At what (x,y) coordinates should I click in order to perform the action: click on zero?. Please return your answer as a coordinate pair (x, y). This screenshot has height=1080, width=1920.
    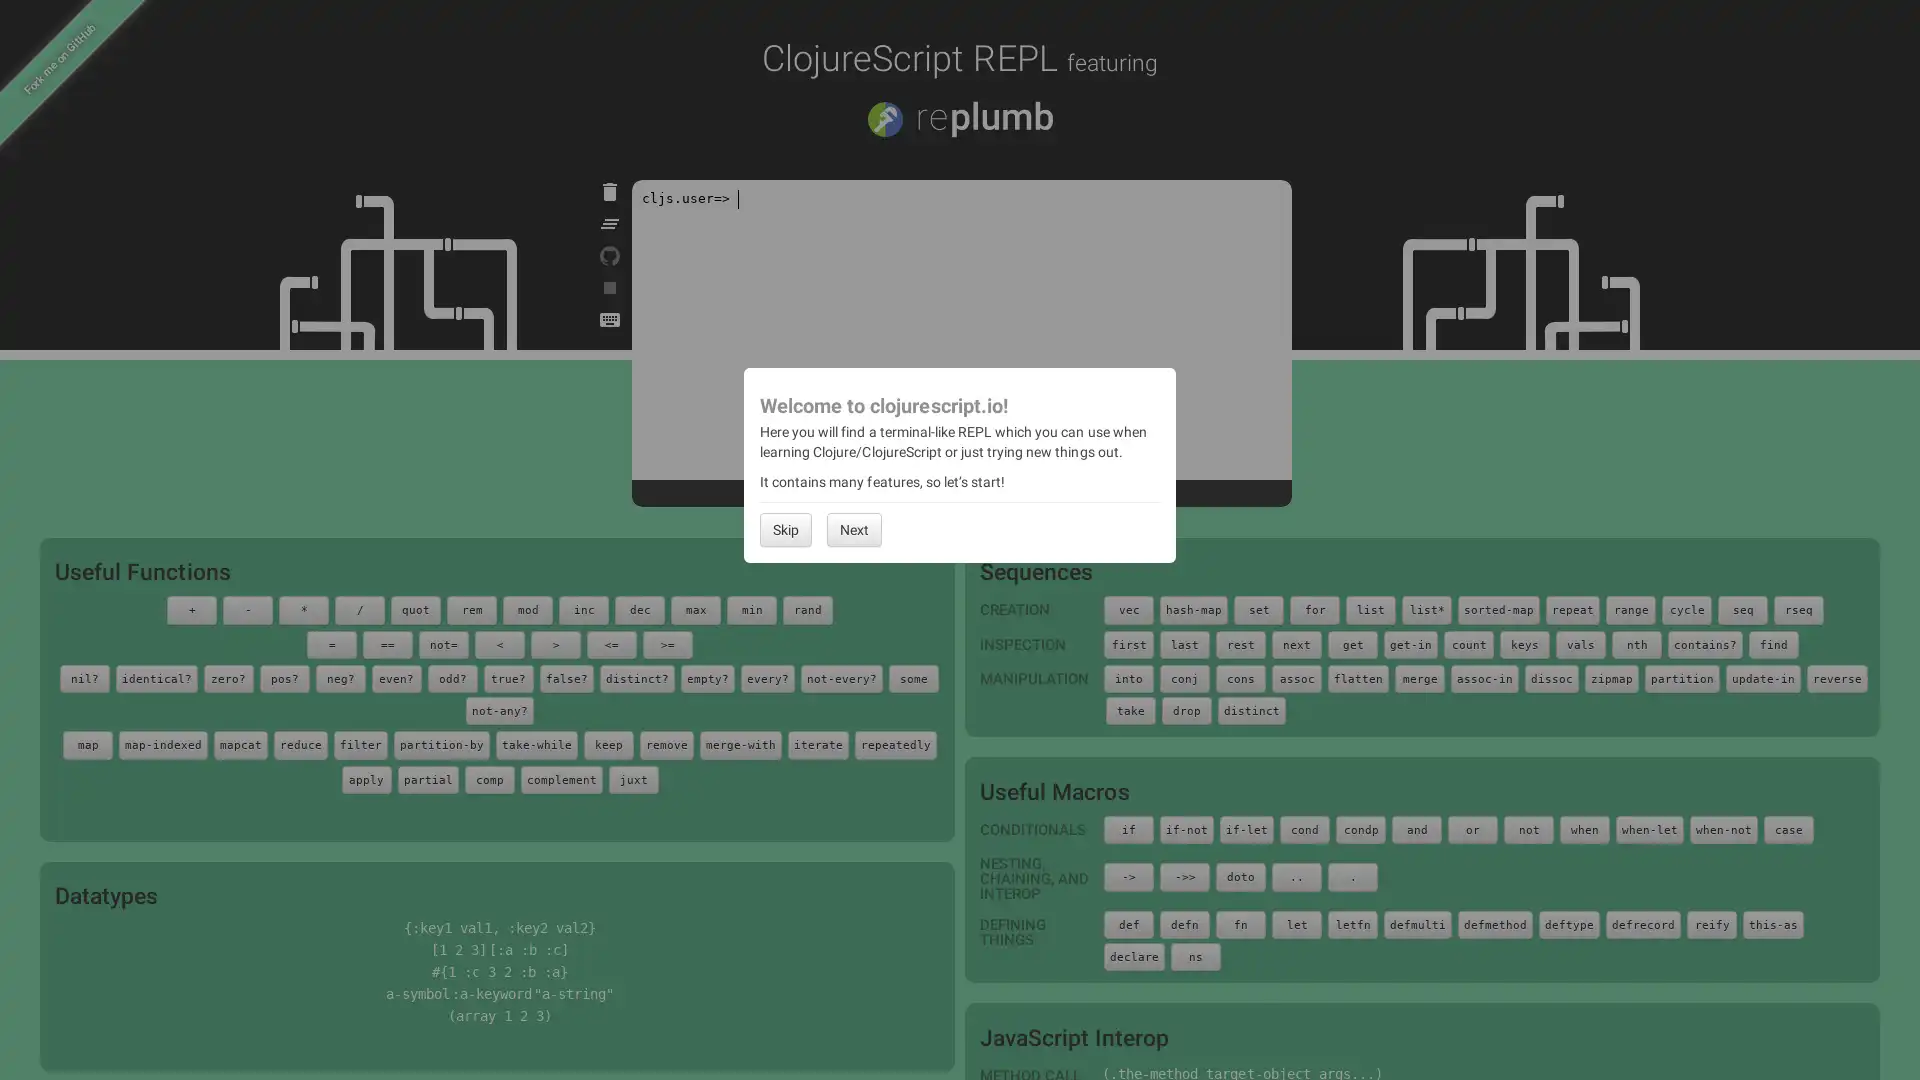
    Looking at the image, I should click on (227, 677).